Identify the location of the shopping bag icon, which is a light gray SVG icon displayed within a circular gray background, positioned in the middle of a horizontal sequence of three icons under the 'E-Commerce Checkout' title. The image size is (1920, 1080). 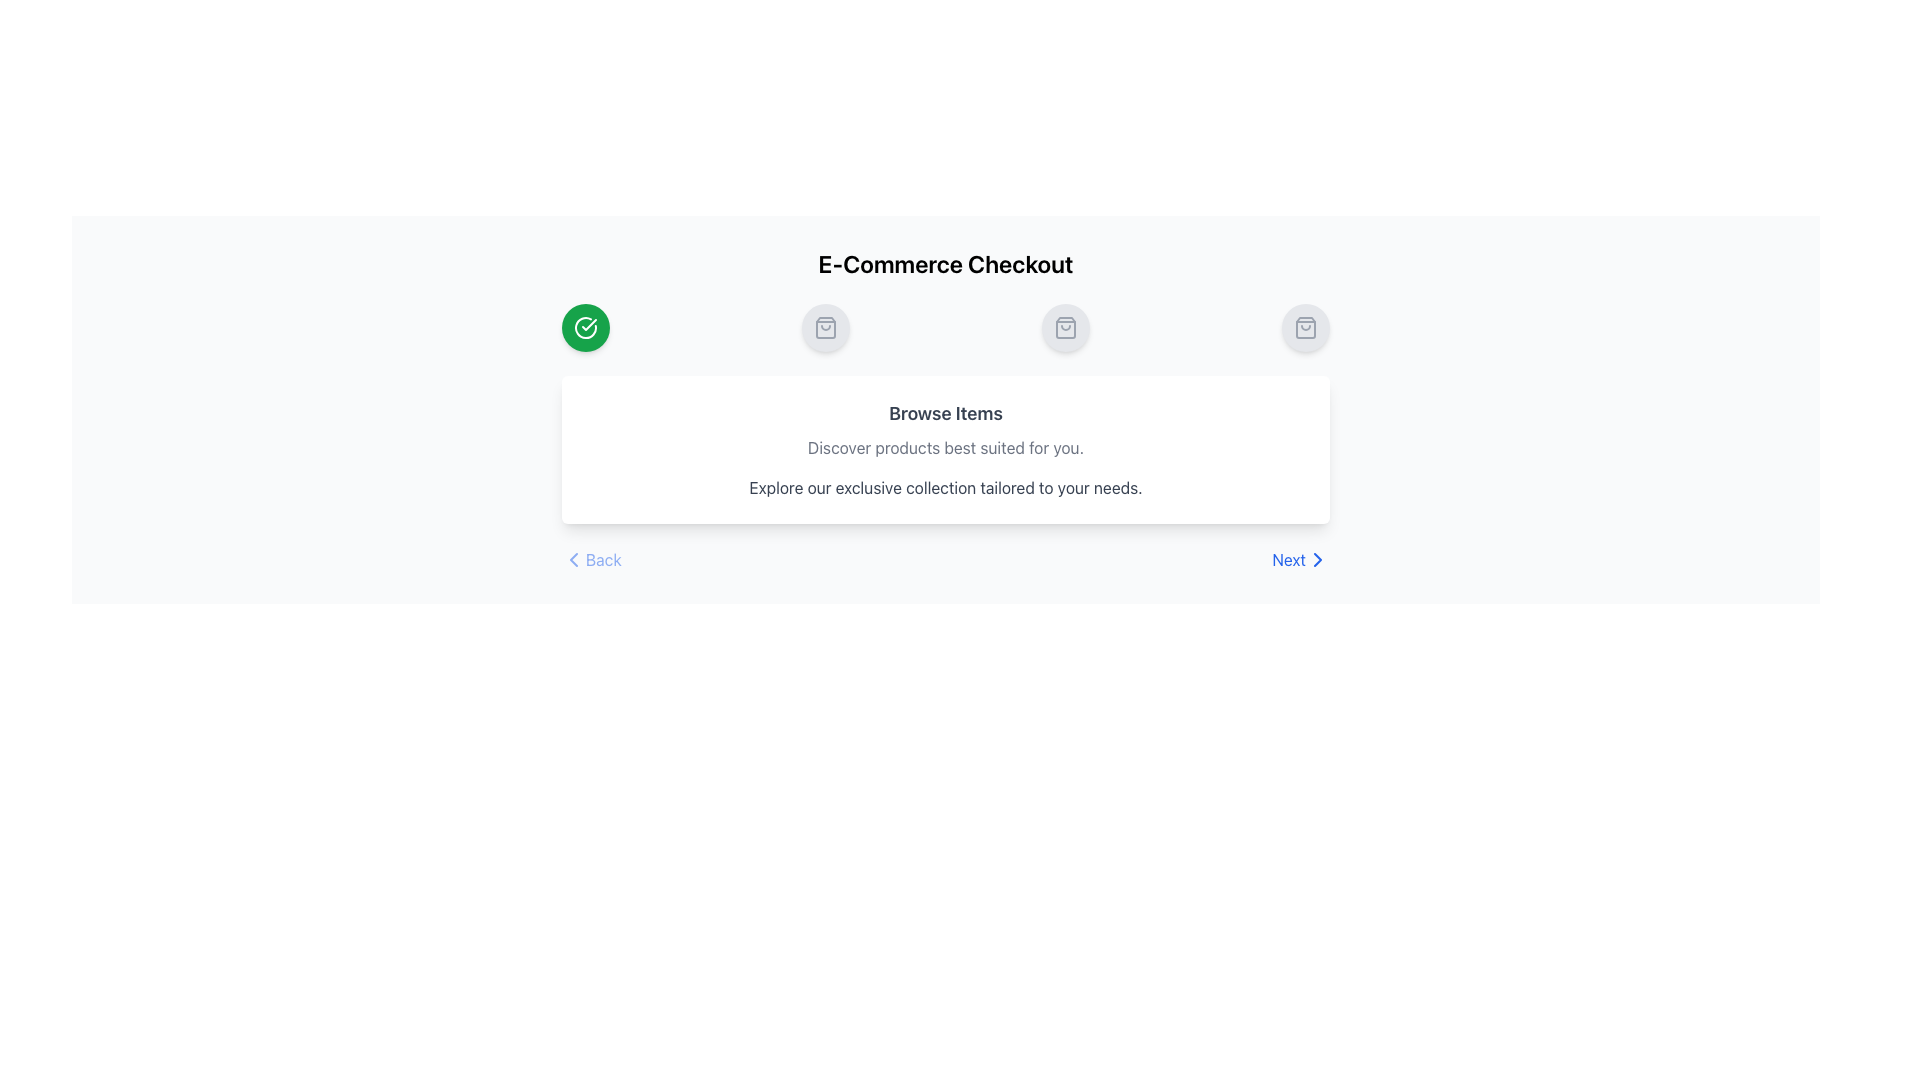
(825, 326).